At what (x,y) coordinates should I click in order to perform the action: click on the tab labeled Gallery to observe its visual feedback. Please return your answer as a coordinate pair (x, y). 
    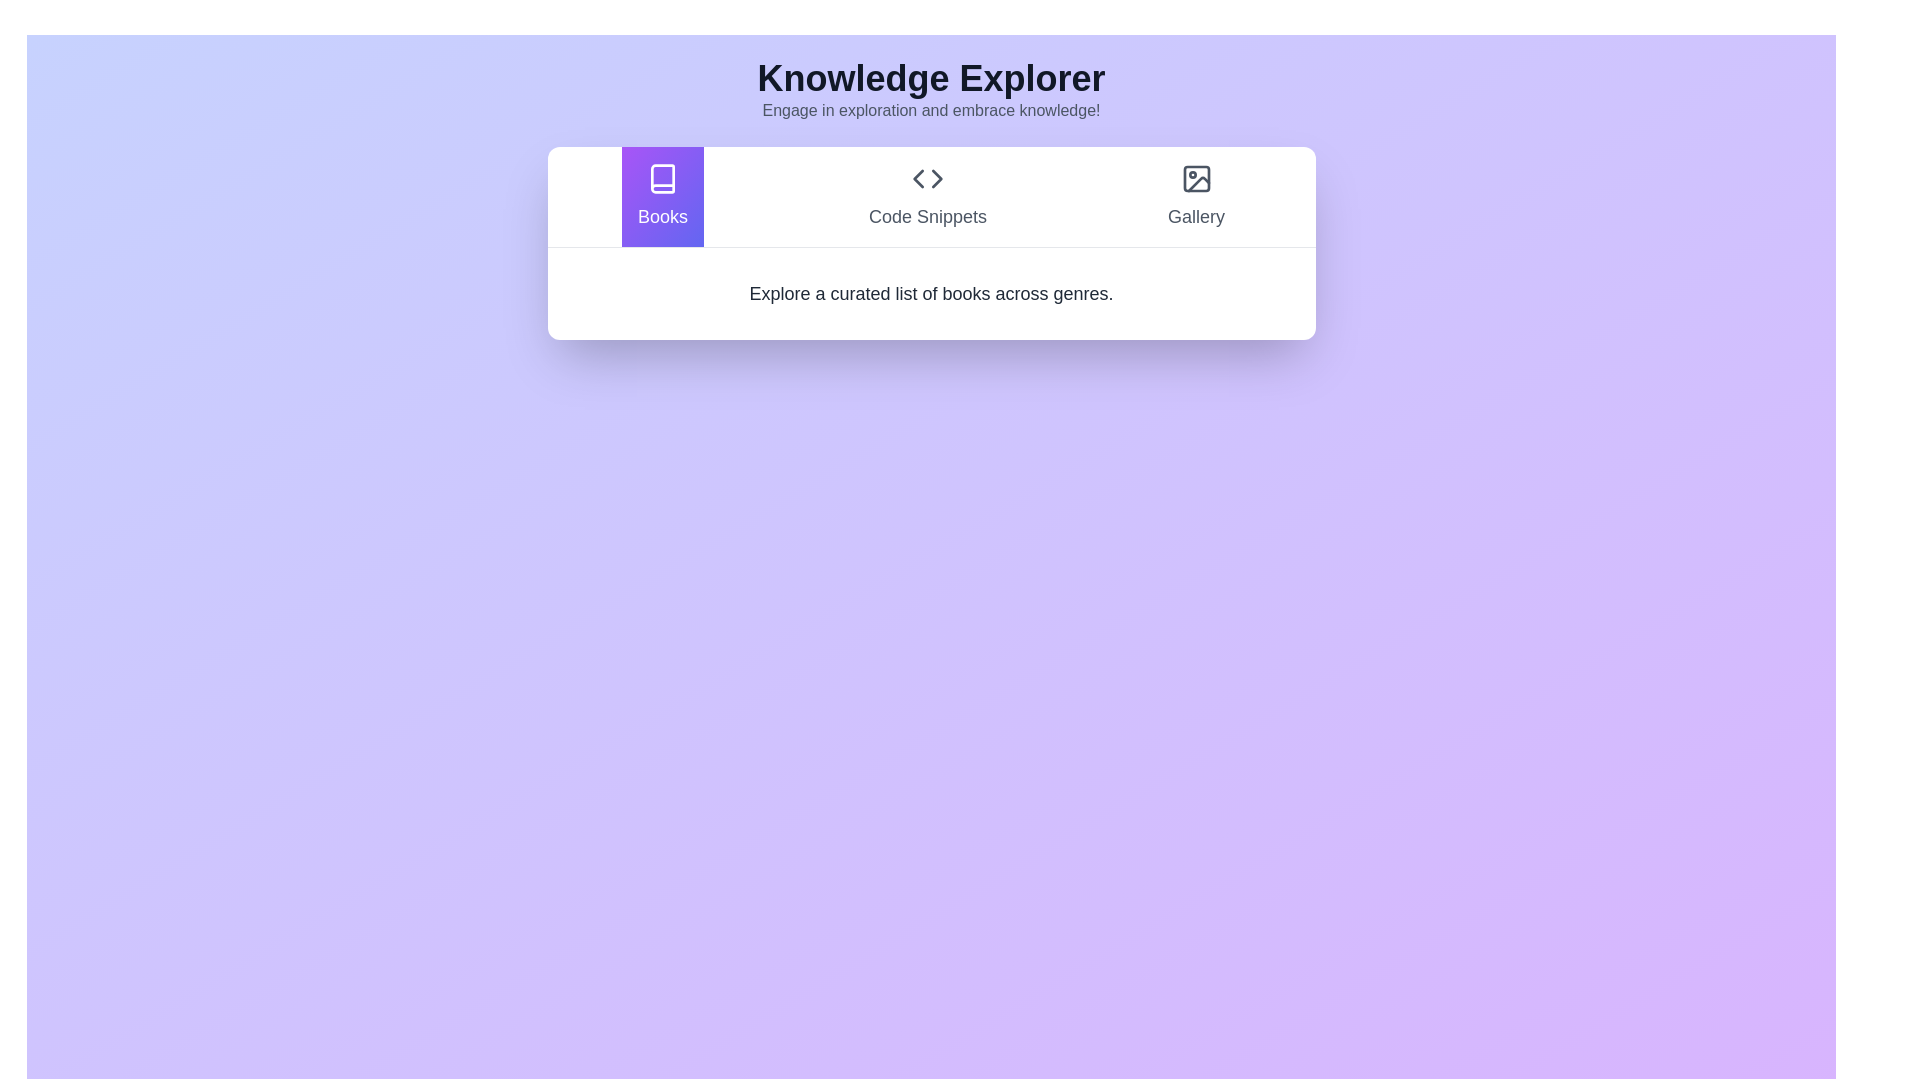
    Looking at the image, I should click on (1196, 196).